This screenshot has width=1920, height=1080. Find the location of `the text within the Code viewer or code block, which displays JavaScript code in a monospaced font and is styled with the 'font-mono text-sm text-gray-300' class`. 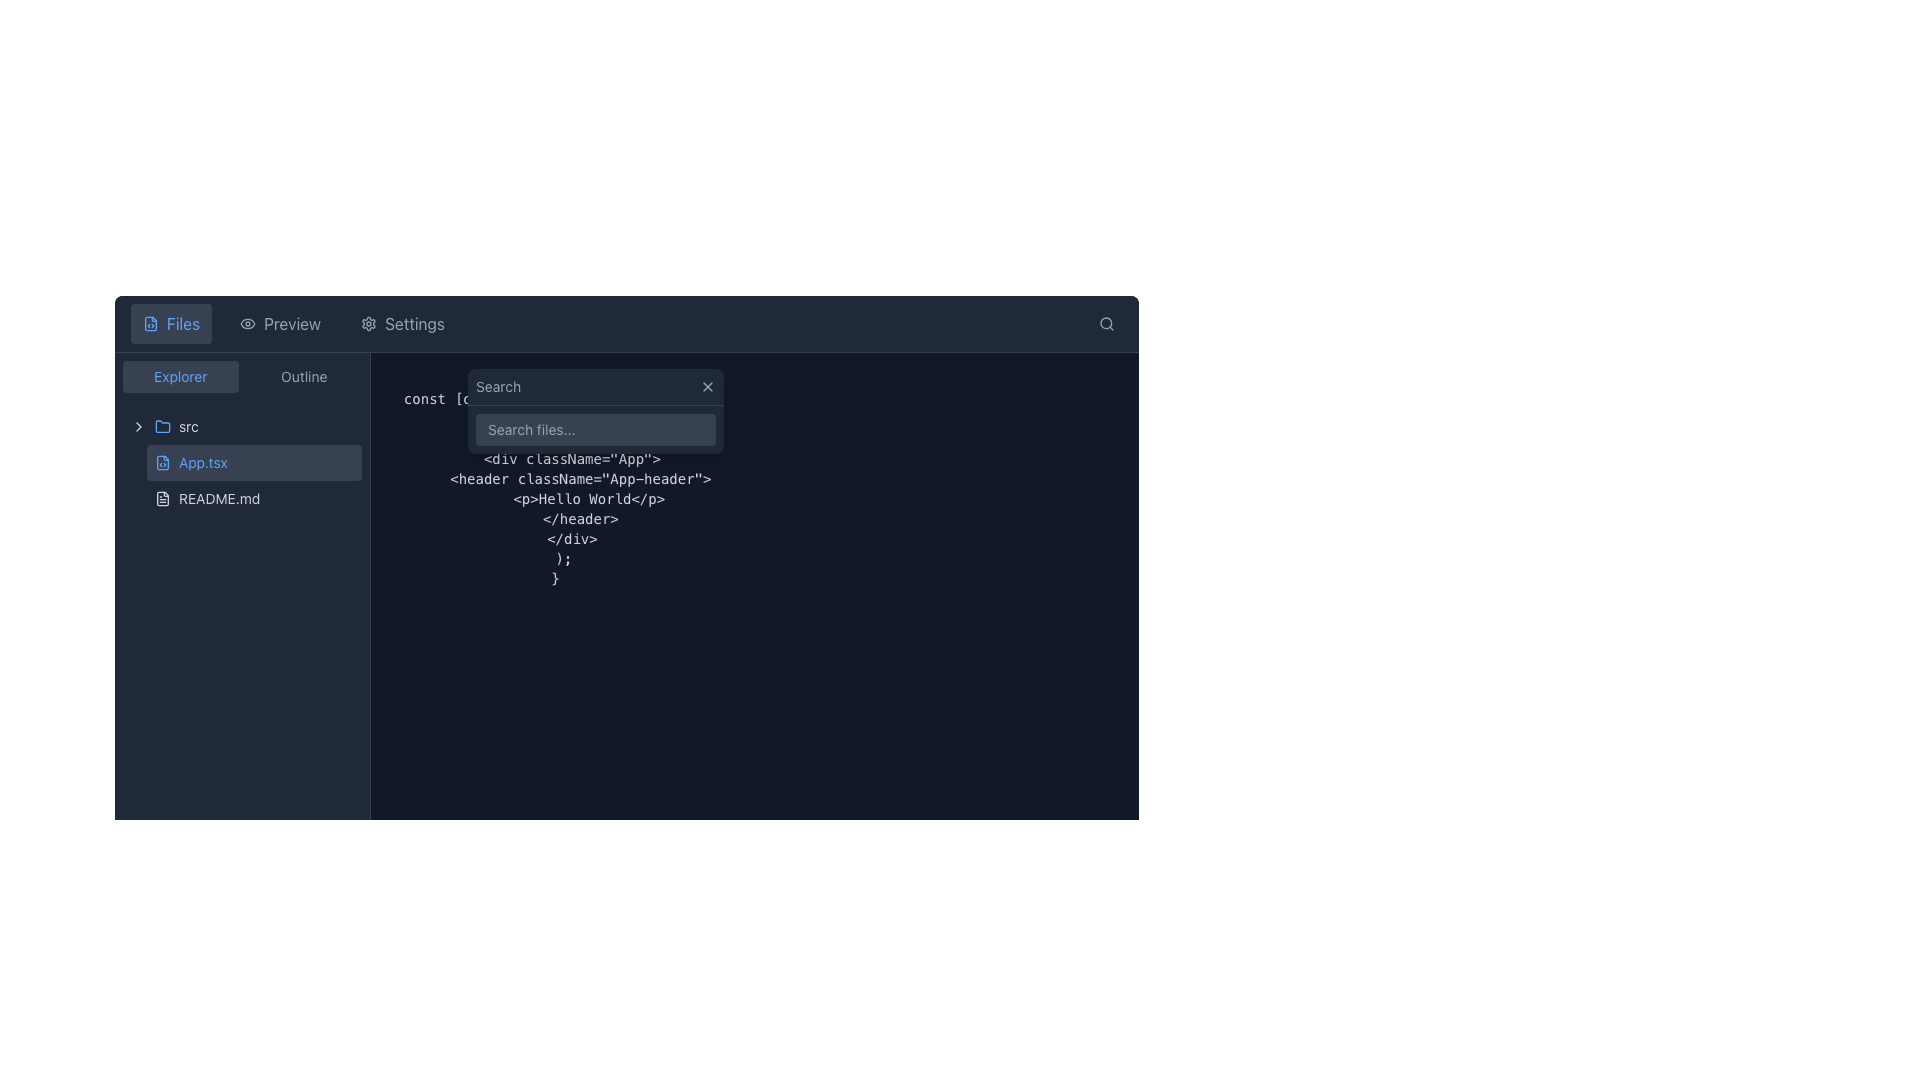

the text within the Code viewer or code block, which displays JavaScript code in a monospaced font and is styled with the 'font-mono text-sm text-gray-300' class is located at coordinates (555, 478).